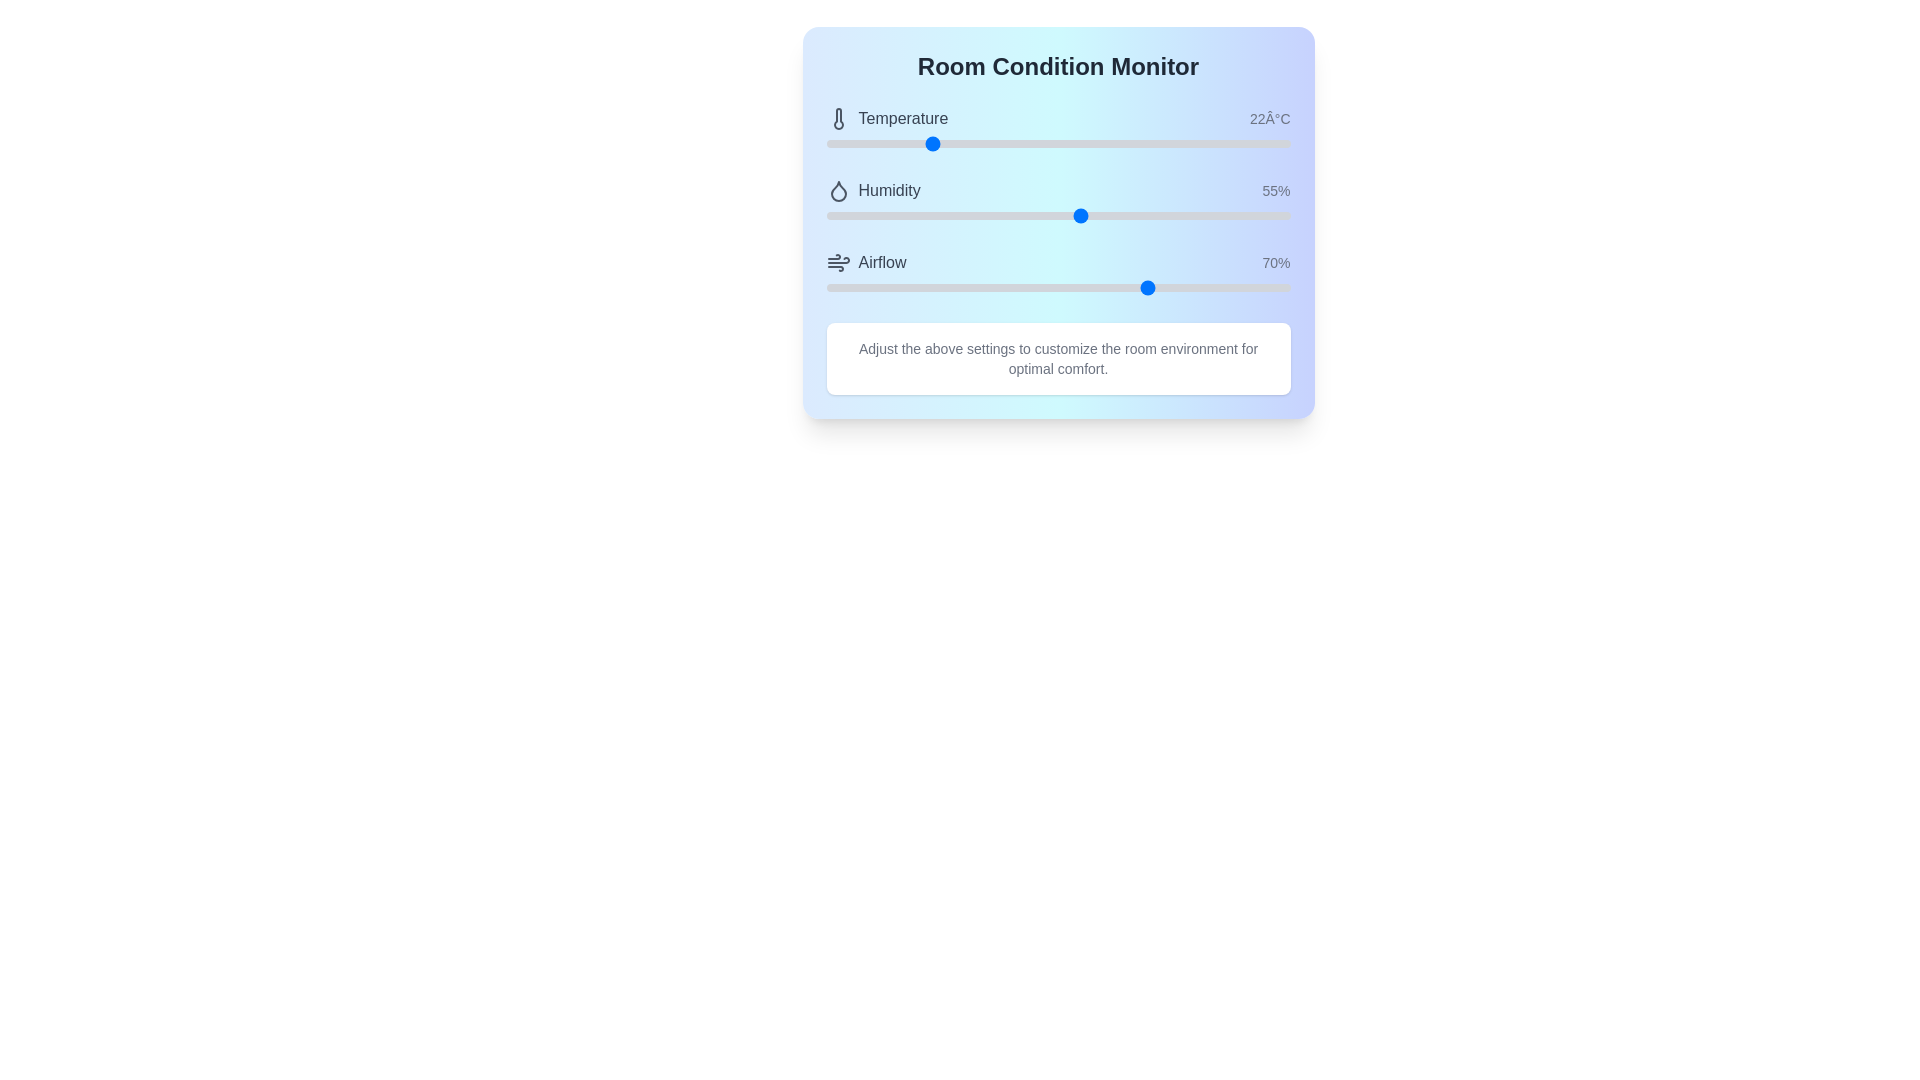 Image resolution: width=1920 pixels, height=1080 pixels. Describe the element at coordinates (831, 216) in the screenshot. I see `the humidity level` at that location.